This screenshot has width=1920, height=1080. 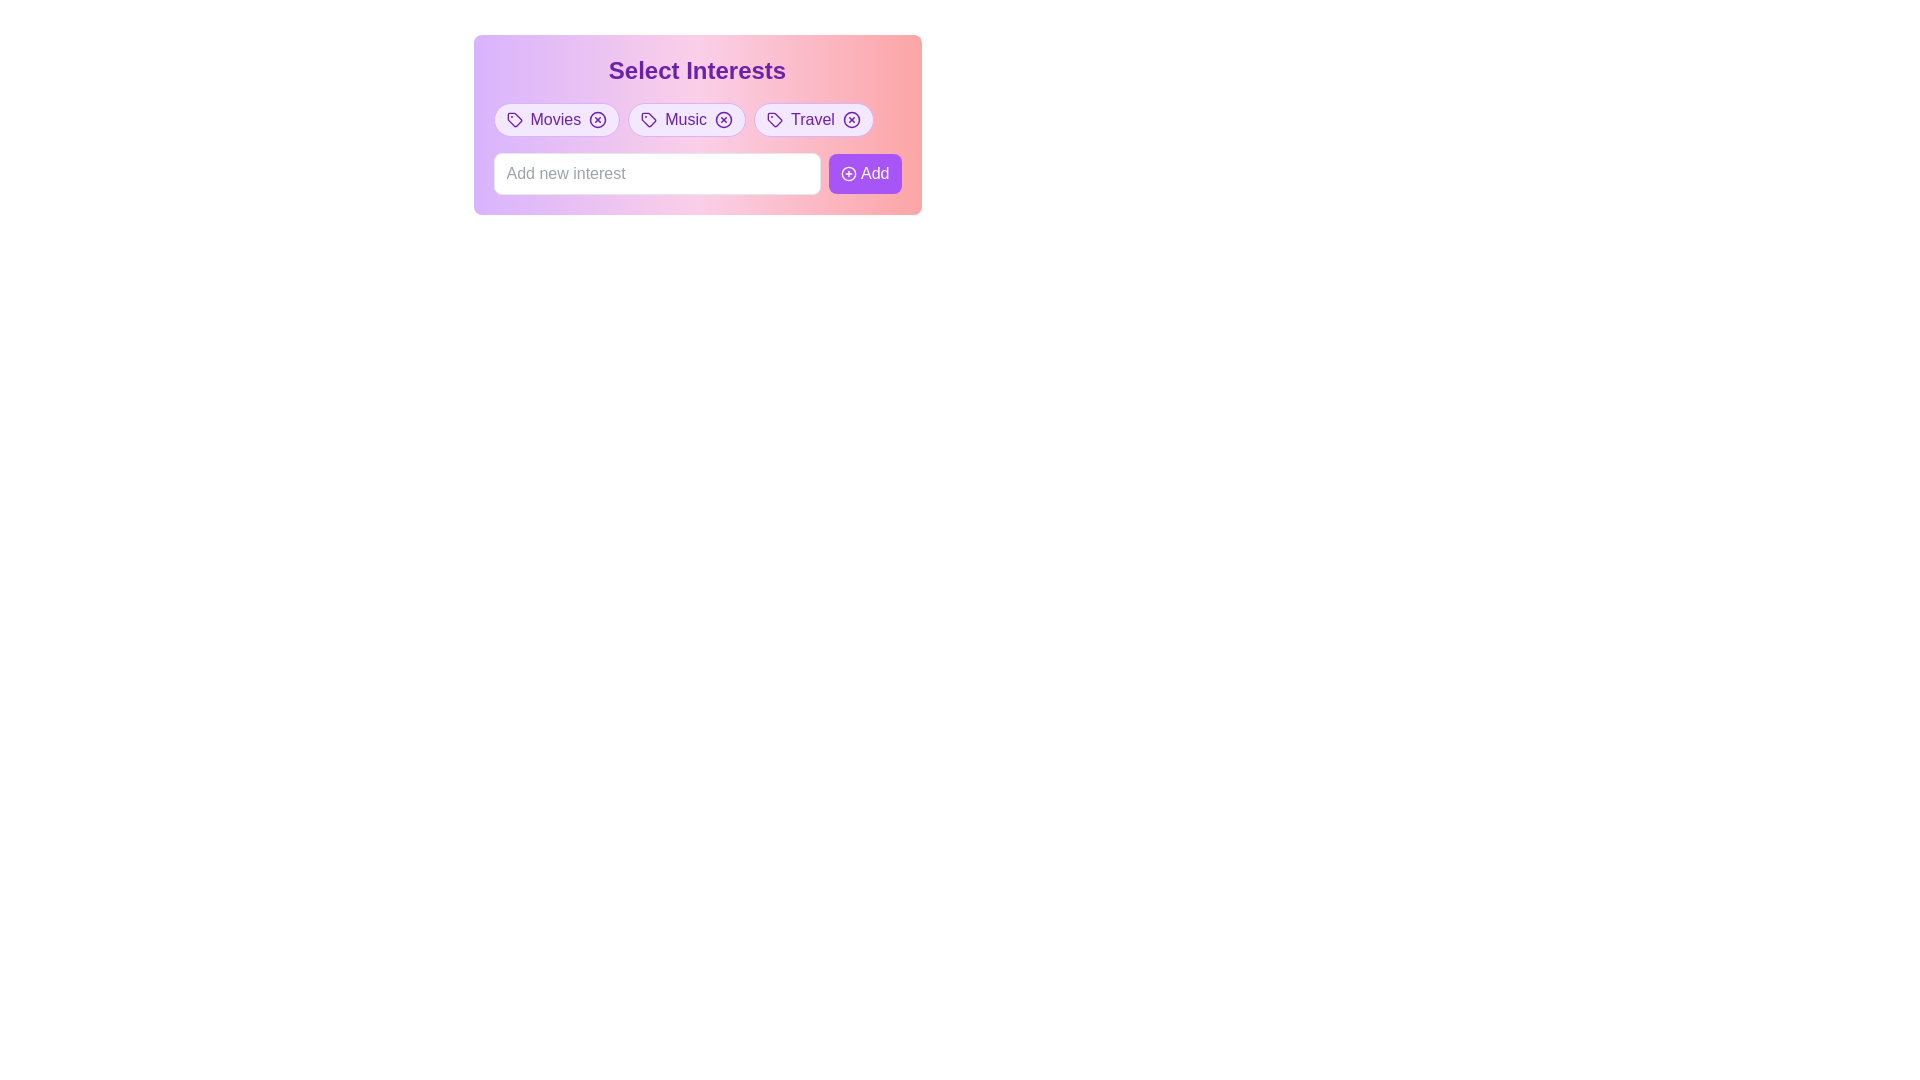 I want to click on the small circular button with a cross inside, located to the right of the 'Music' text in the 'Select Interests' section, so click(x=723, y=119).